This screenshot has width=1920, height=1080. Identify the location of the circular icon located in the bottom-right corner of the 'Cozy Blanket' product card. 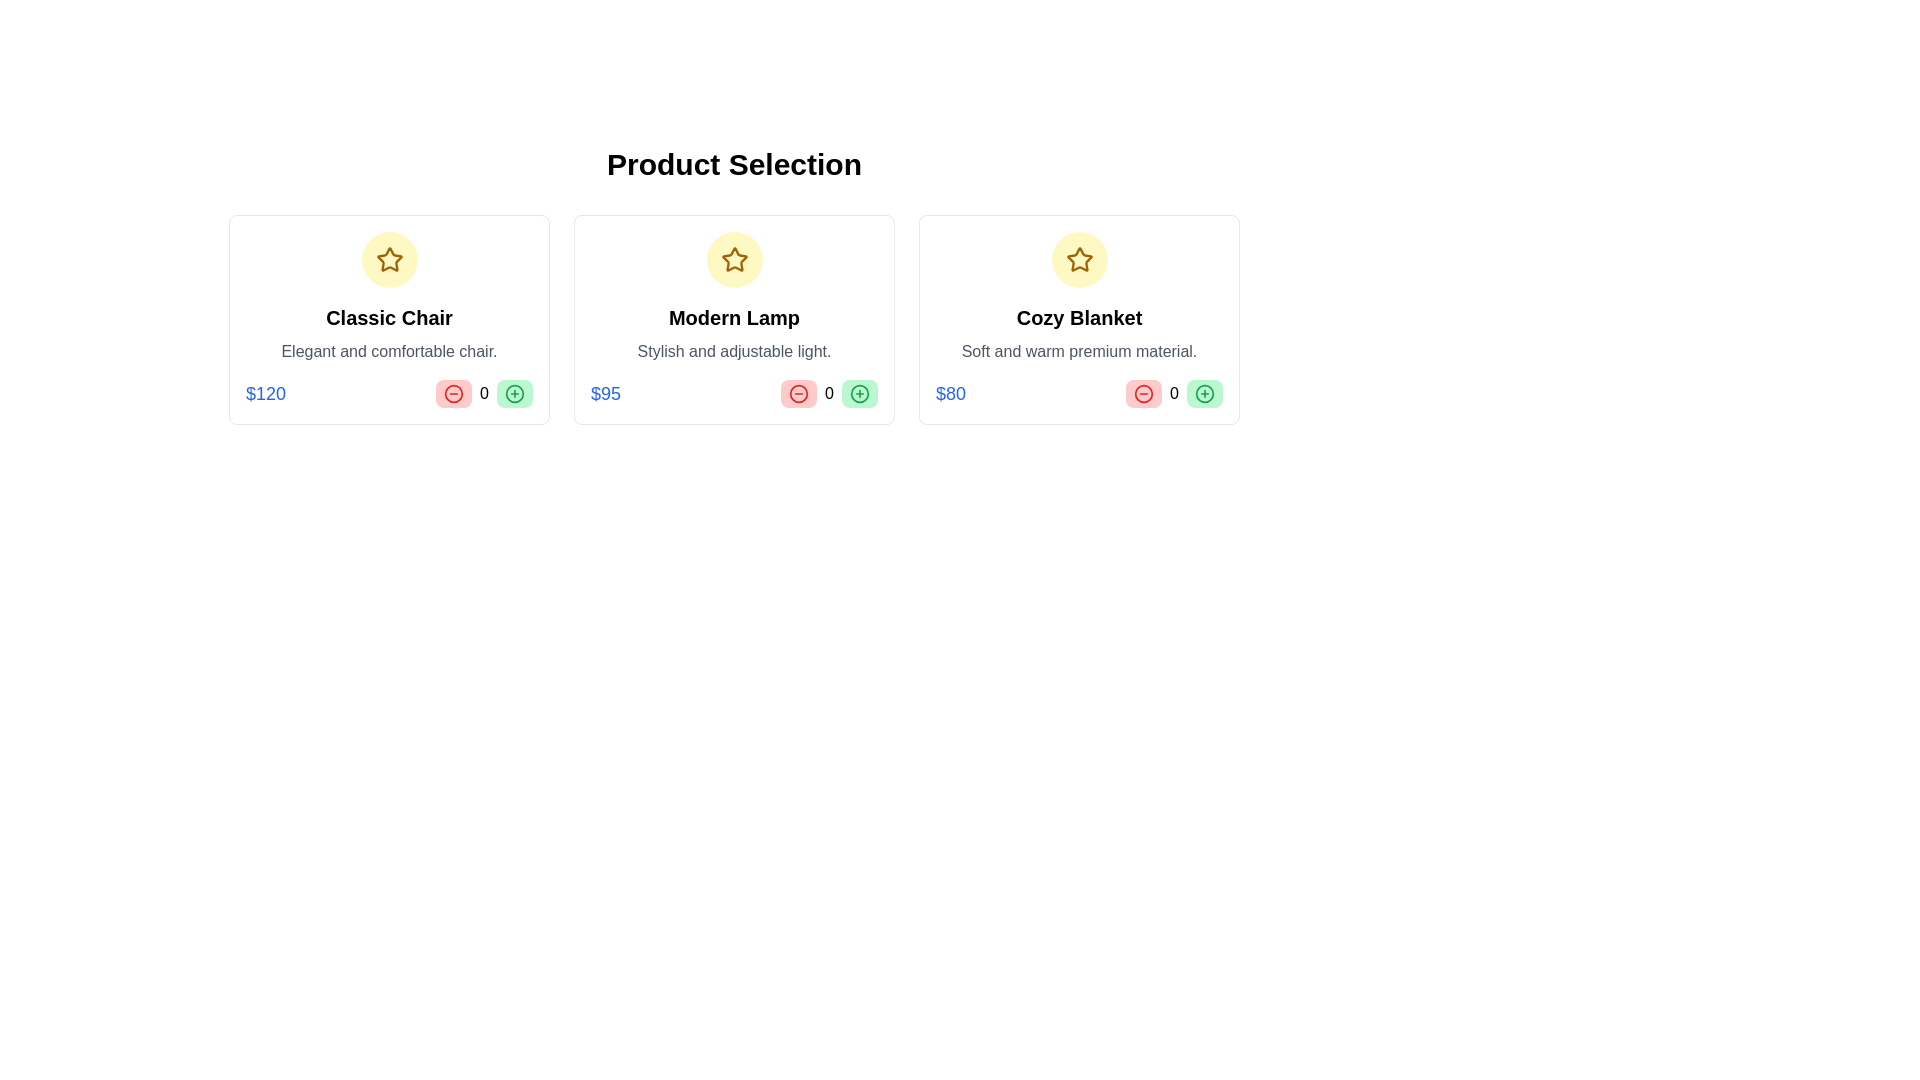
(1203, 393).